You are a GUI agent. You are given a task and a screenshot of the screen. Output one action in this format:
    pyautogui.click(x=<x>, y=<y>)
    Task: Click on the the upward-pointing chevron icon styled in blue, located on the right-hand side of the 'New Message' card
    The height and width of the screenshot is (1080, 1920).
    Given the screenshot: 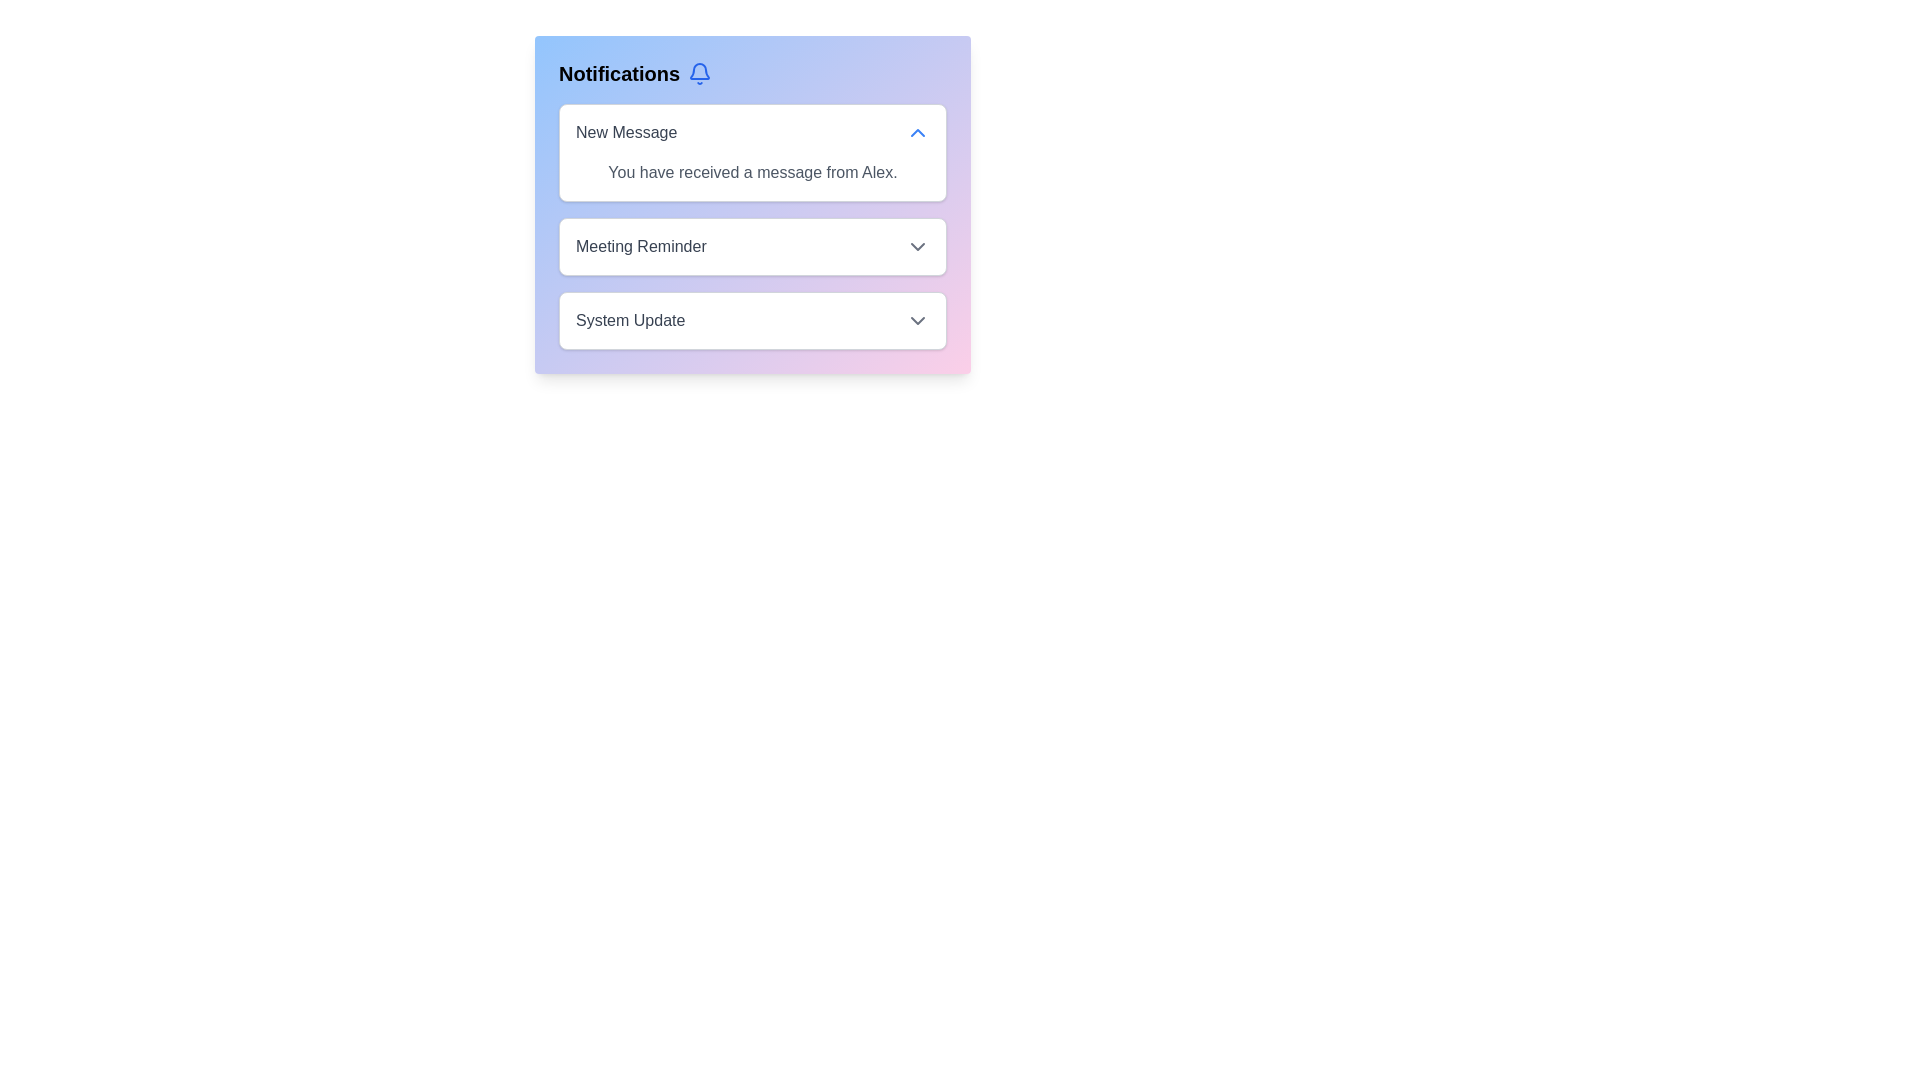 What is the action you would take?
    pyautogui.click(x=916, y=132)
    